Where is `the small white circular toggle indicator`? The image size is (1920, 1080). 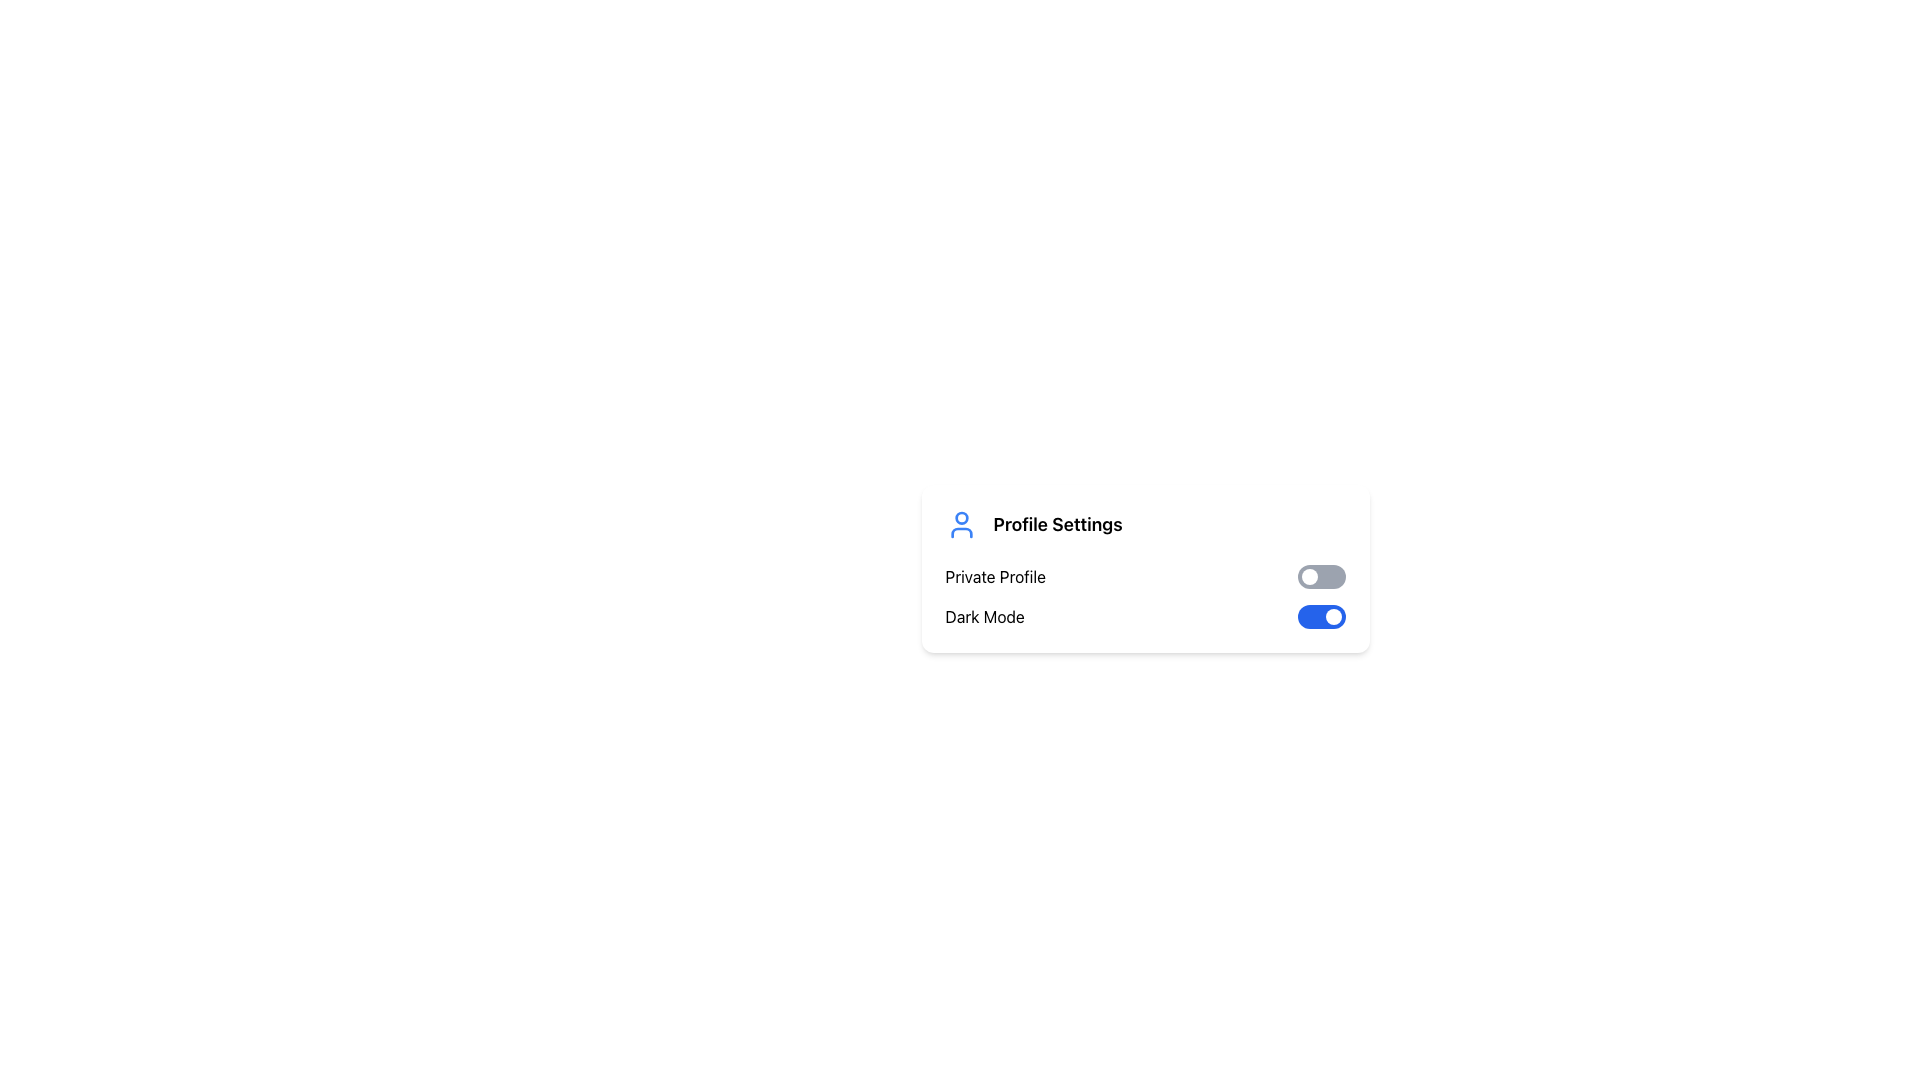 the small white circular toggle indicator is located at coordinates (1333, 616).